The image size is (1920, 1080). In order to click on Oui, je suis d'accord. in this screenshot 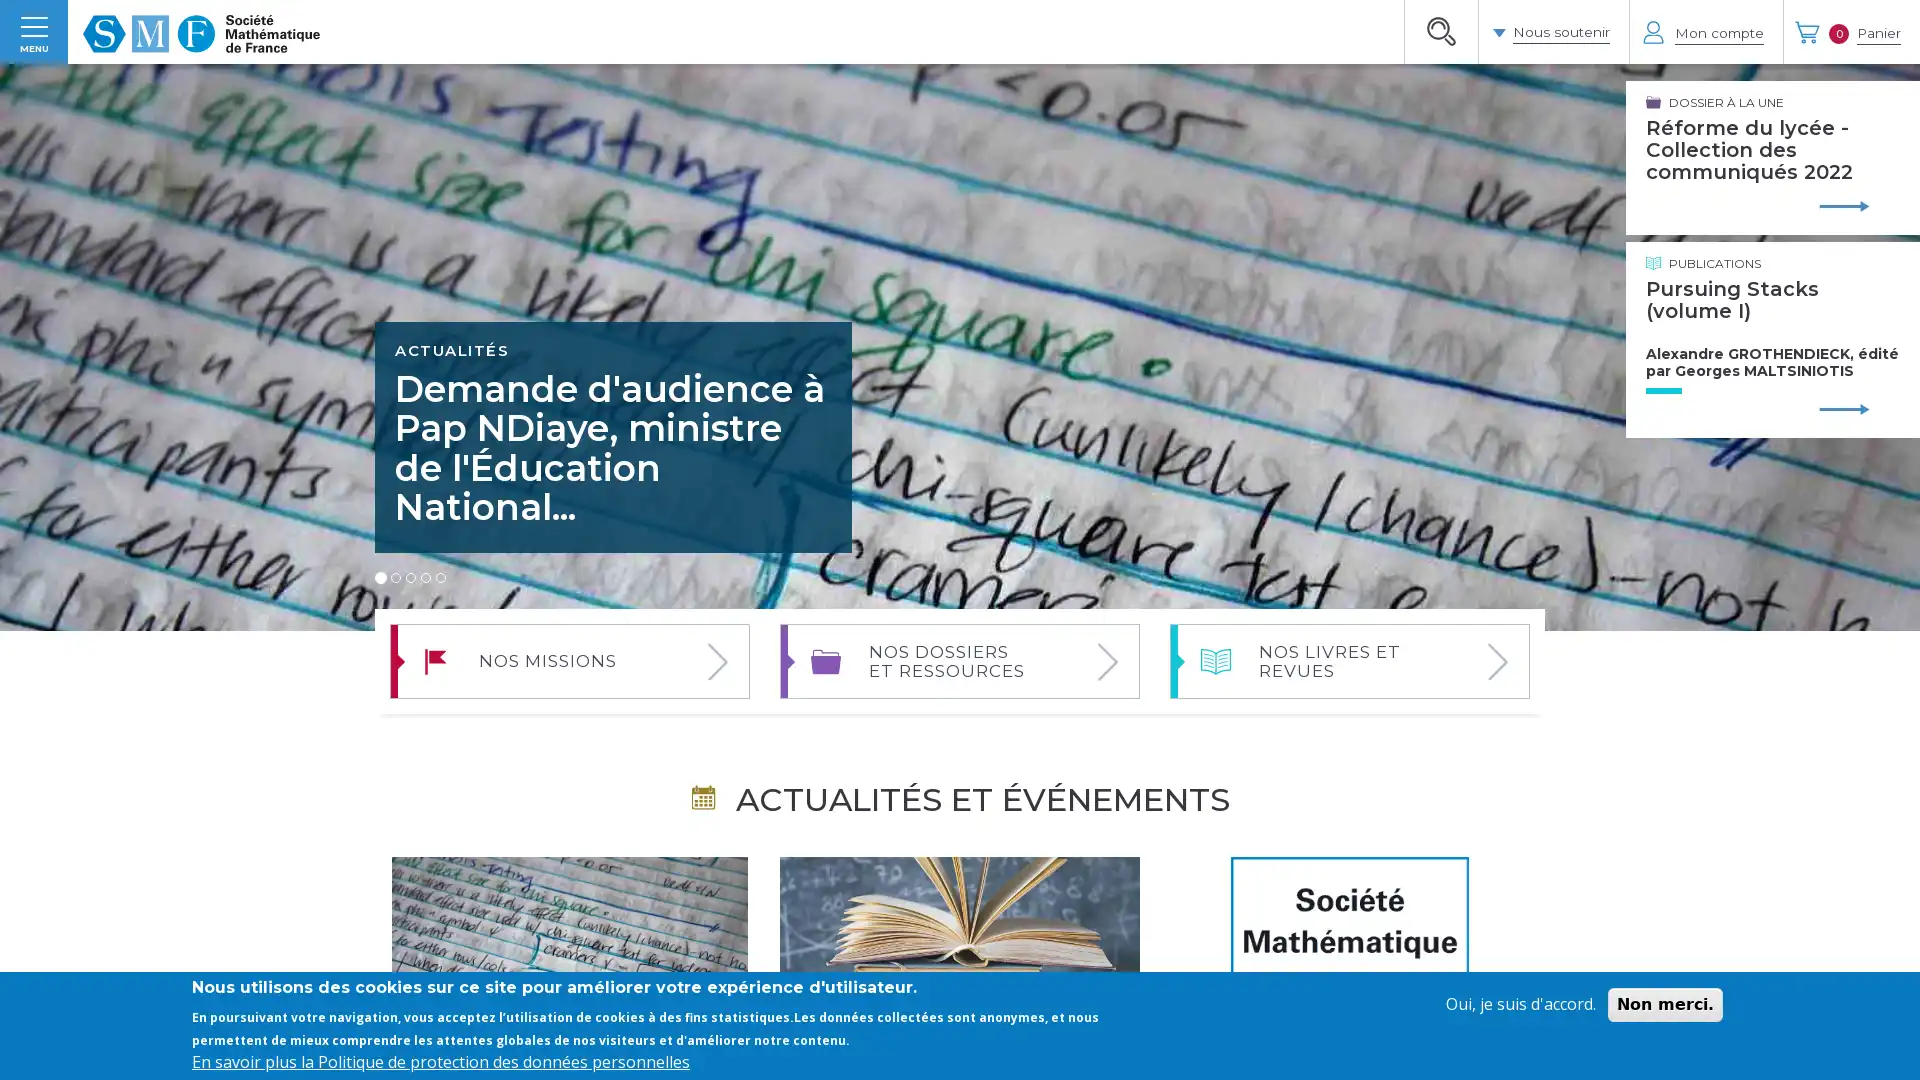, I will do `click(1520, 1004)`.